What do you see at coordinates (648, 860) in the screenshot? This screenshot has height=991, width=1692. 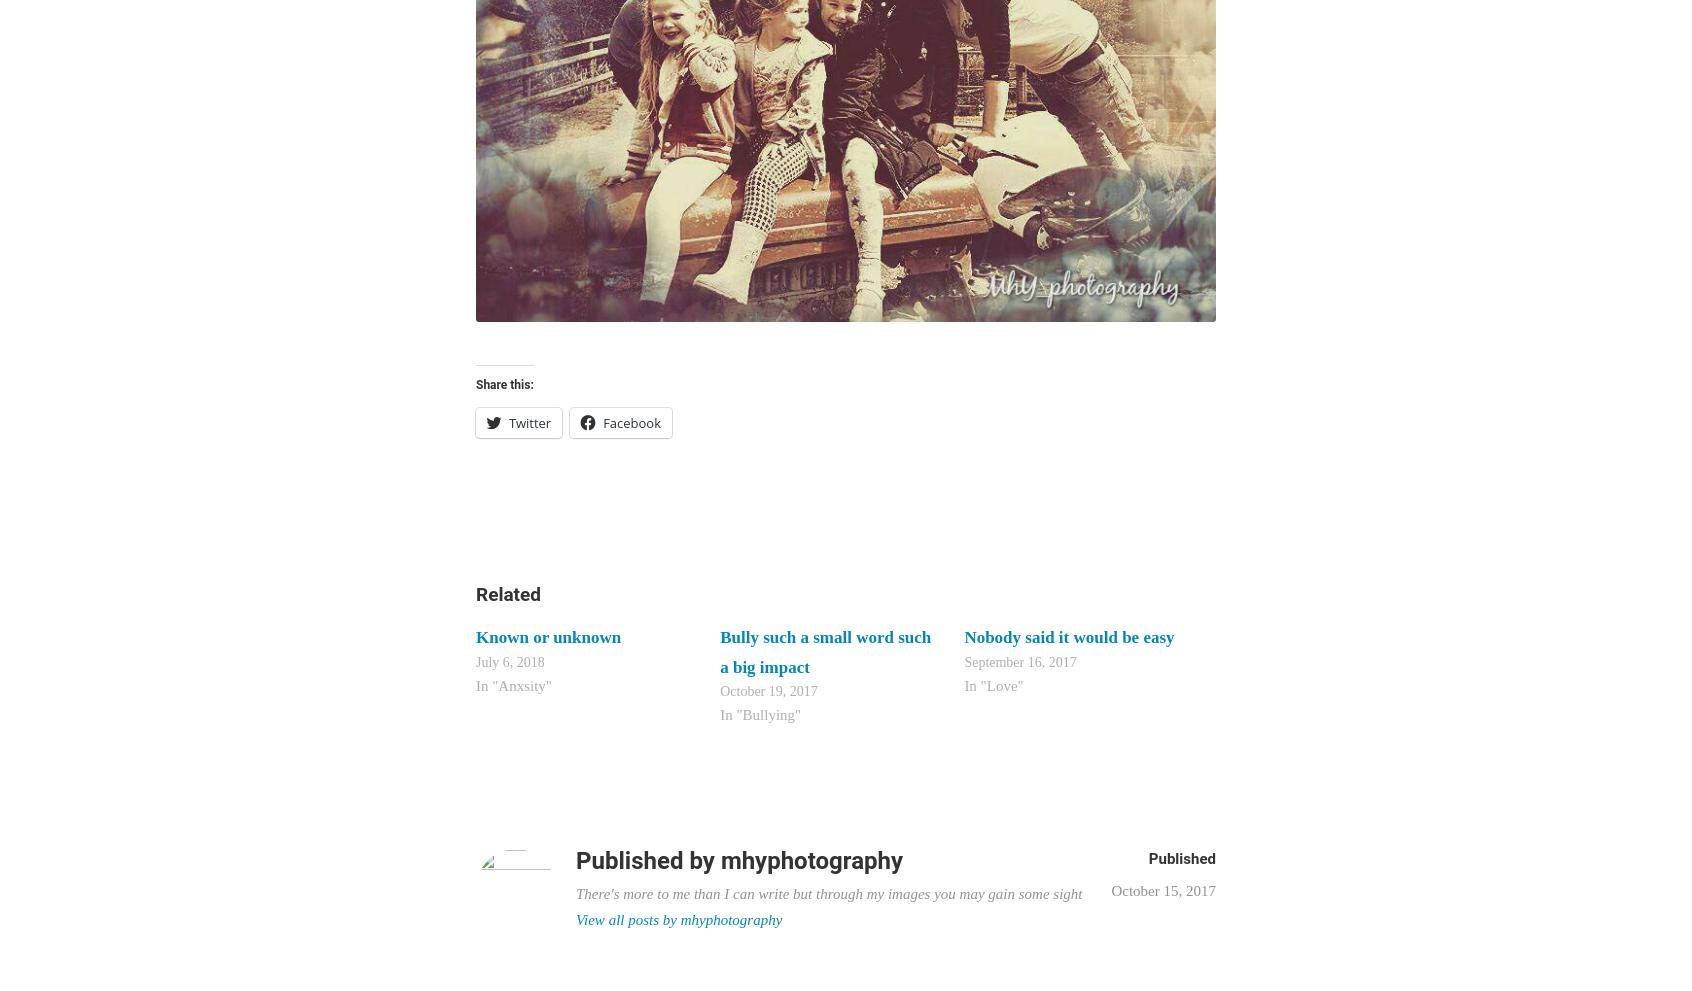 I see `'Published by'` at bounding box center [648, 860].